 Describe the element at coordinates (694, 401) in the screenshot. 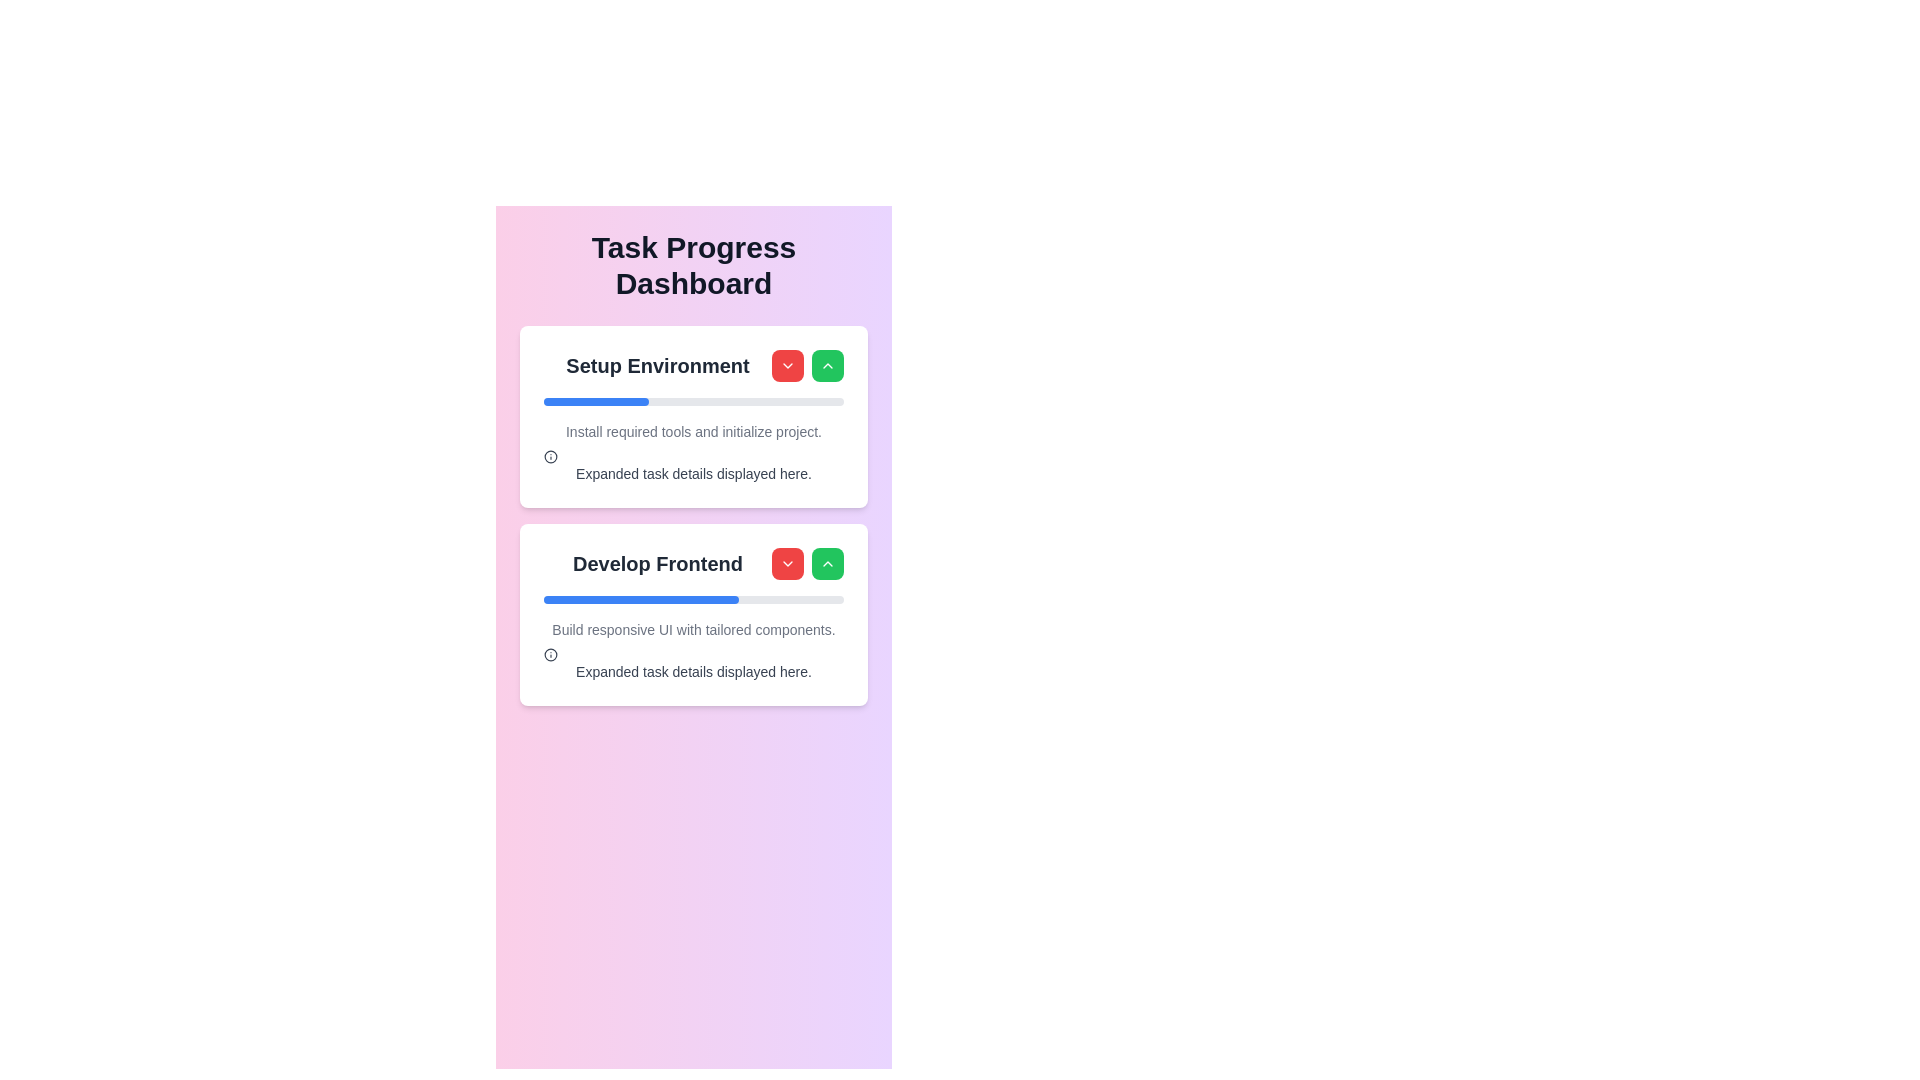

I see `the progress bar that represents the task 'Setup Environment', which is located in the middle section of the corresponding card` at that location.